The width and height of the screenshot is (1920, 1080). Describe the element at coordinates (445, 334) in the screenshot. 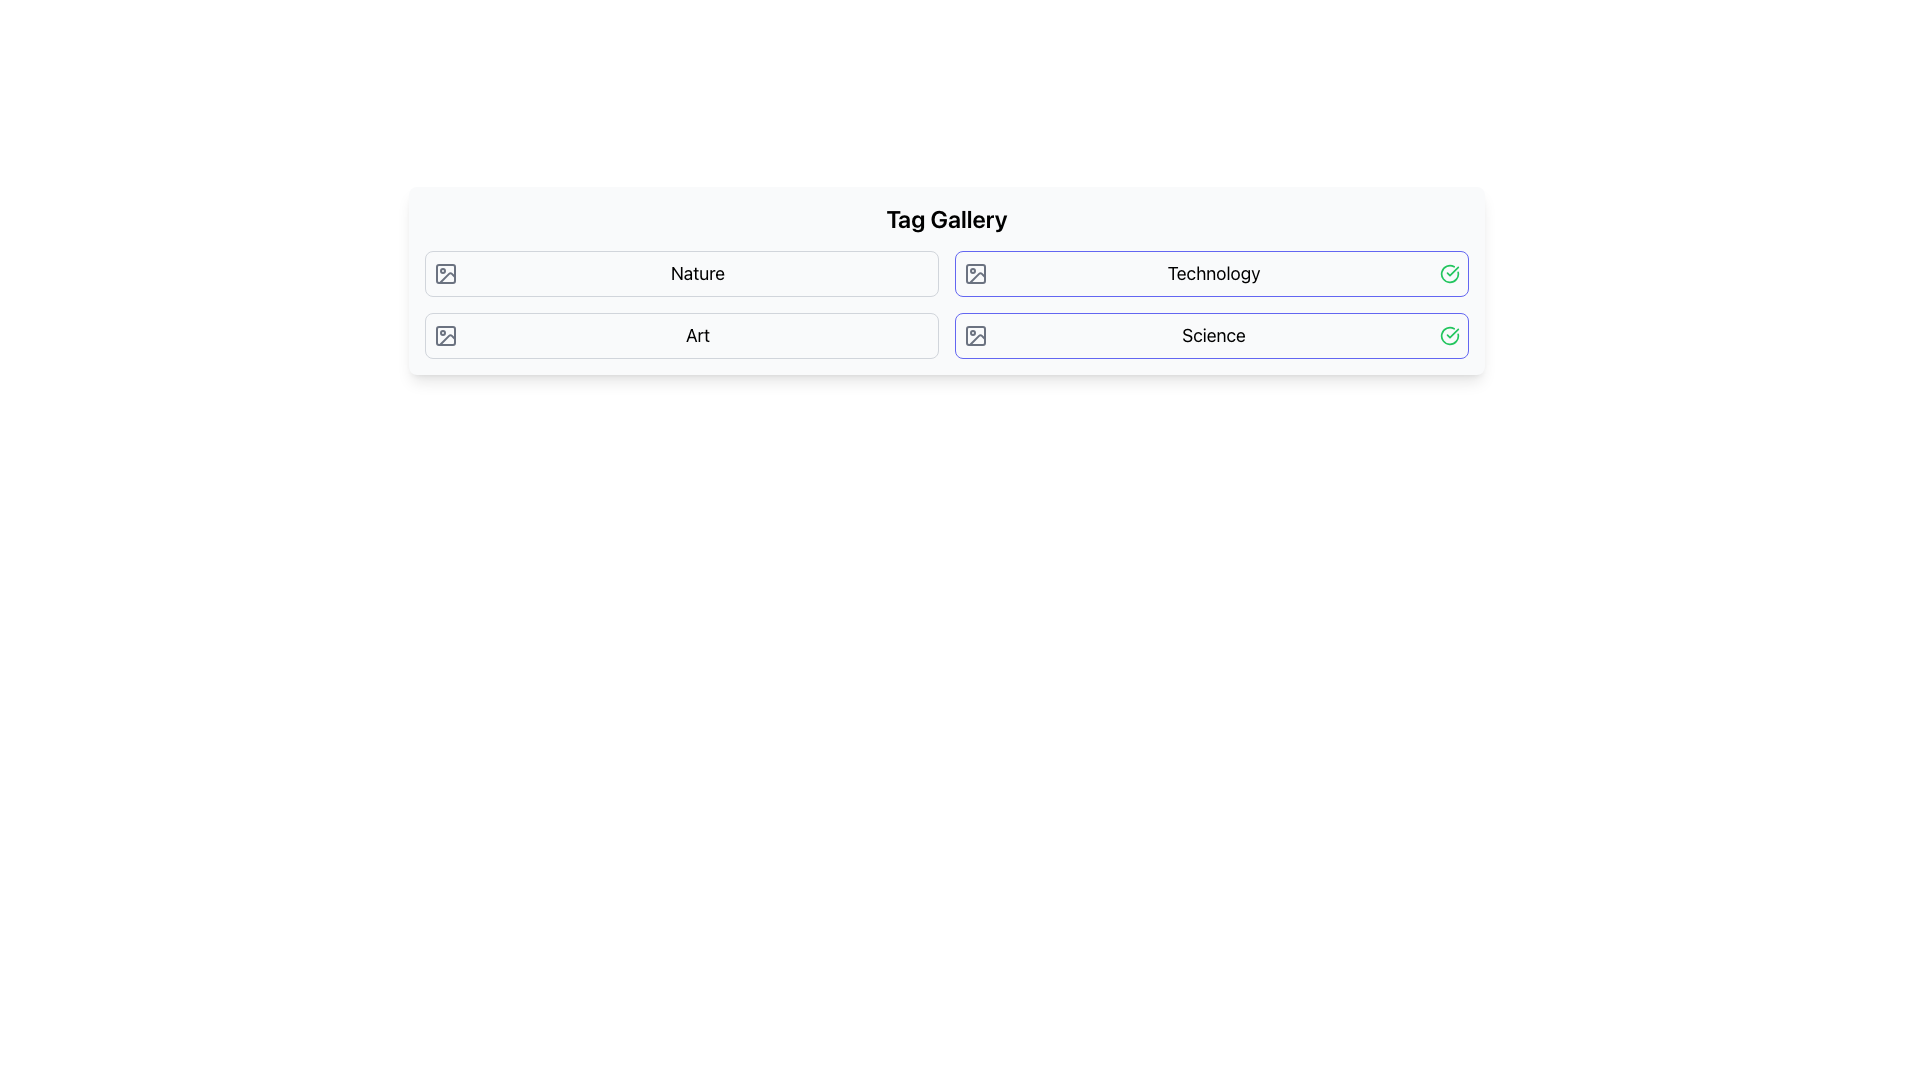

I see `the decorative graphic (SVG rectangle) representing the 'Art' category icon, located near the top-left corner of the sub-icon` at that location.